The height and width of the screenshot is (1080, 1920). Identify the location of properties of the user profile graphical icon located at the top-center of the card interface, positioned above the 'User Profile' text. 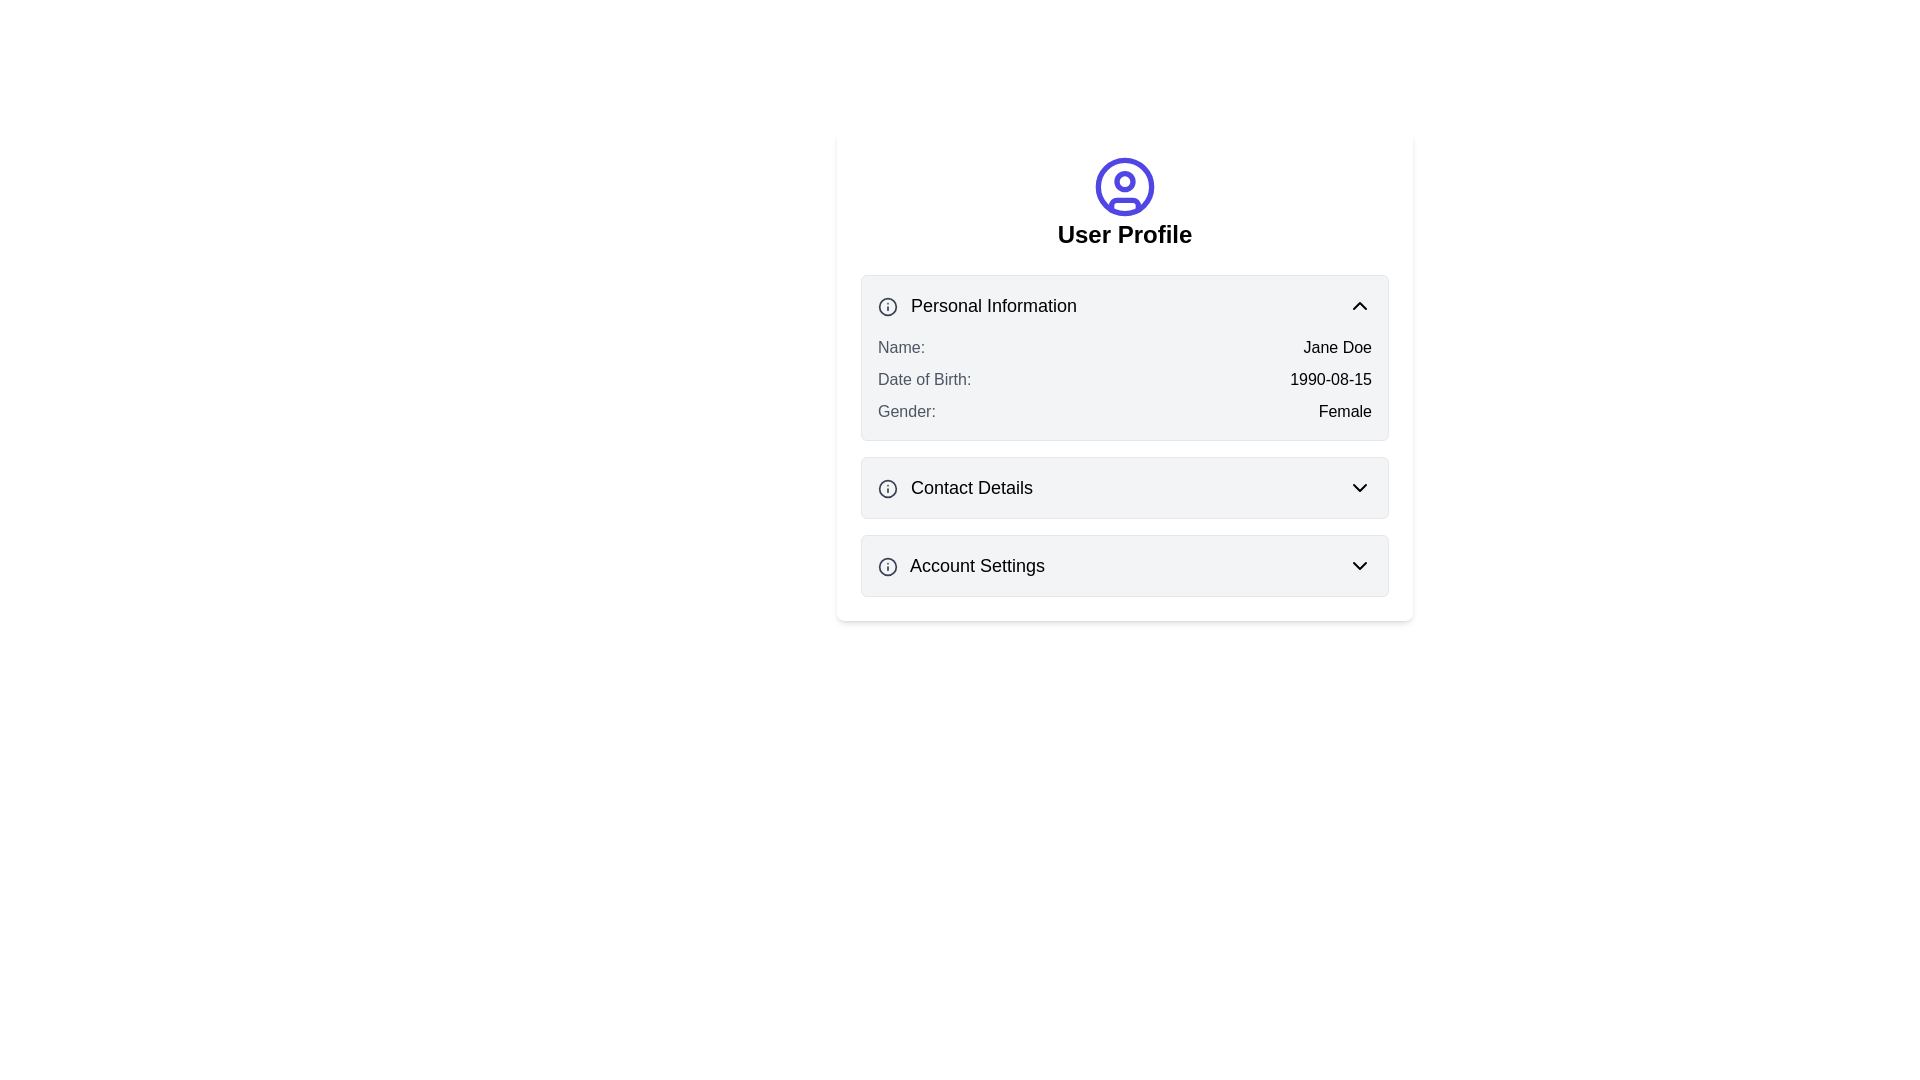
(1124, 186).